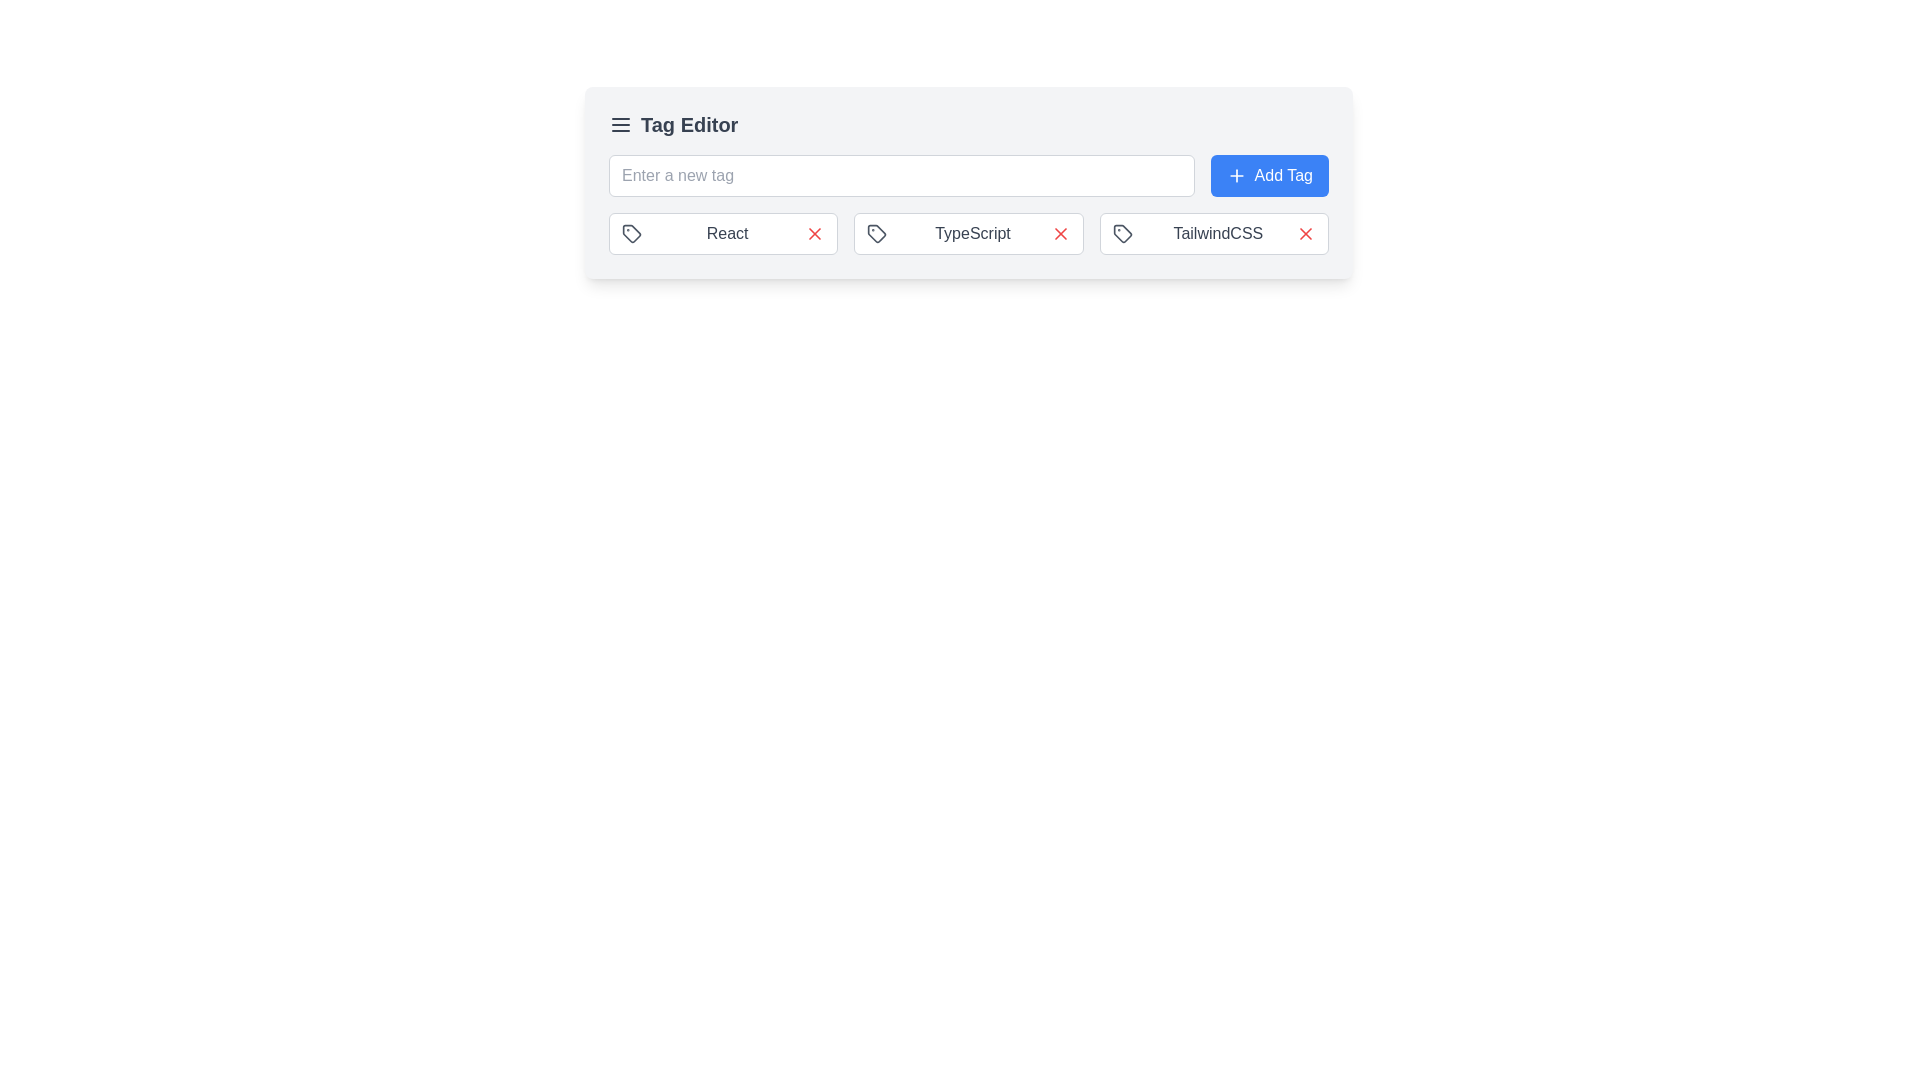  Describe the element at coordinates (631, 233) in the screenshot. I see `the SVG icon located to the left of the 'React' text, which serves as a decorative or indicative element in the UI` at that location.